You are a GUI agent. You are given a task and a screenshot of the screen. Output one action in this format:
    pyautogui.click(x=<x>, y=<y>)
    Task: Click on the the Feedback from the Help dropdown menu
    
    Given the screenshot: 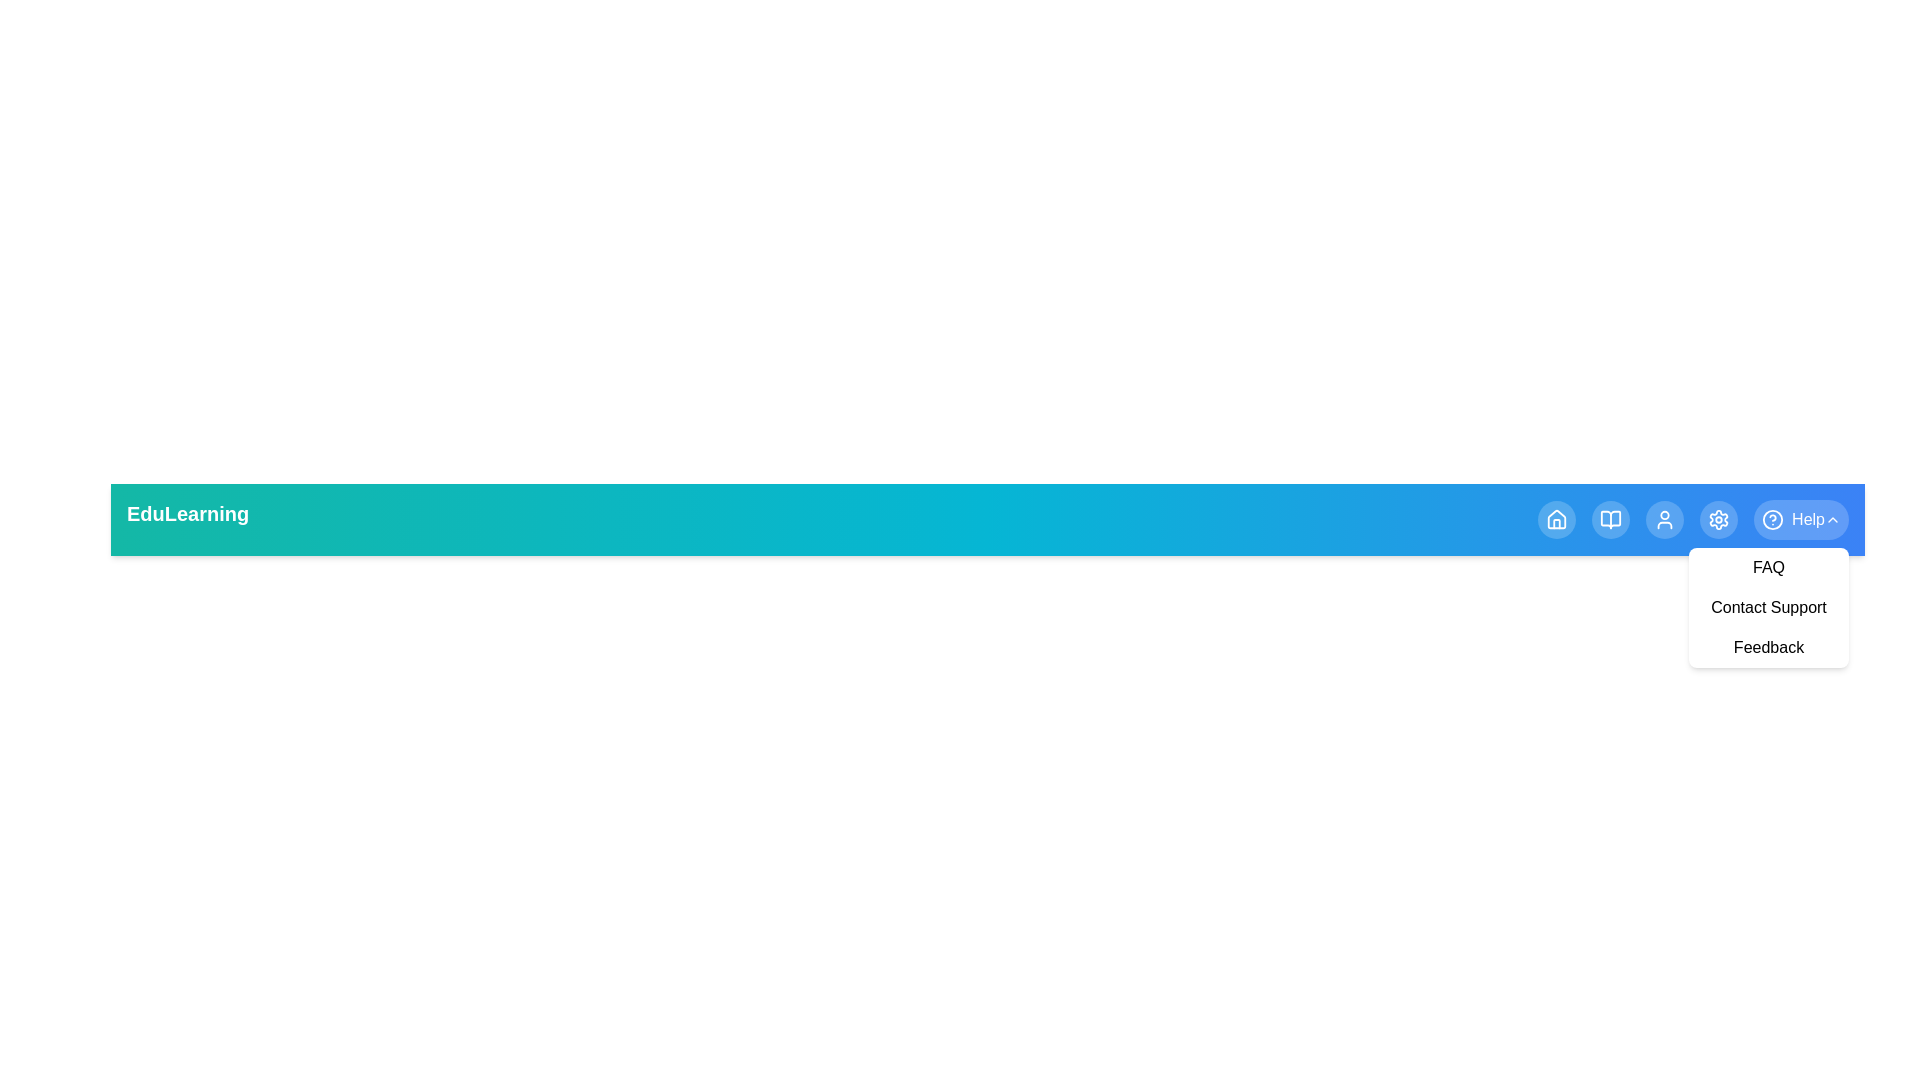 What is the action you would take?
    pyautogui.click(x=1769, y=648)
    